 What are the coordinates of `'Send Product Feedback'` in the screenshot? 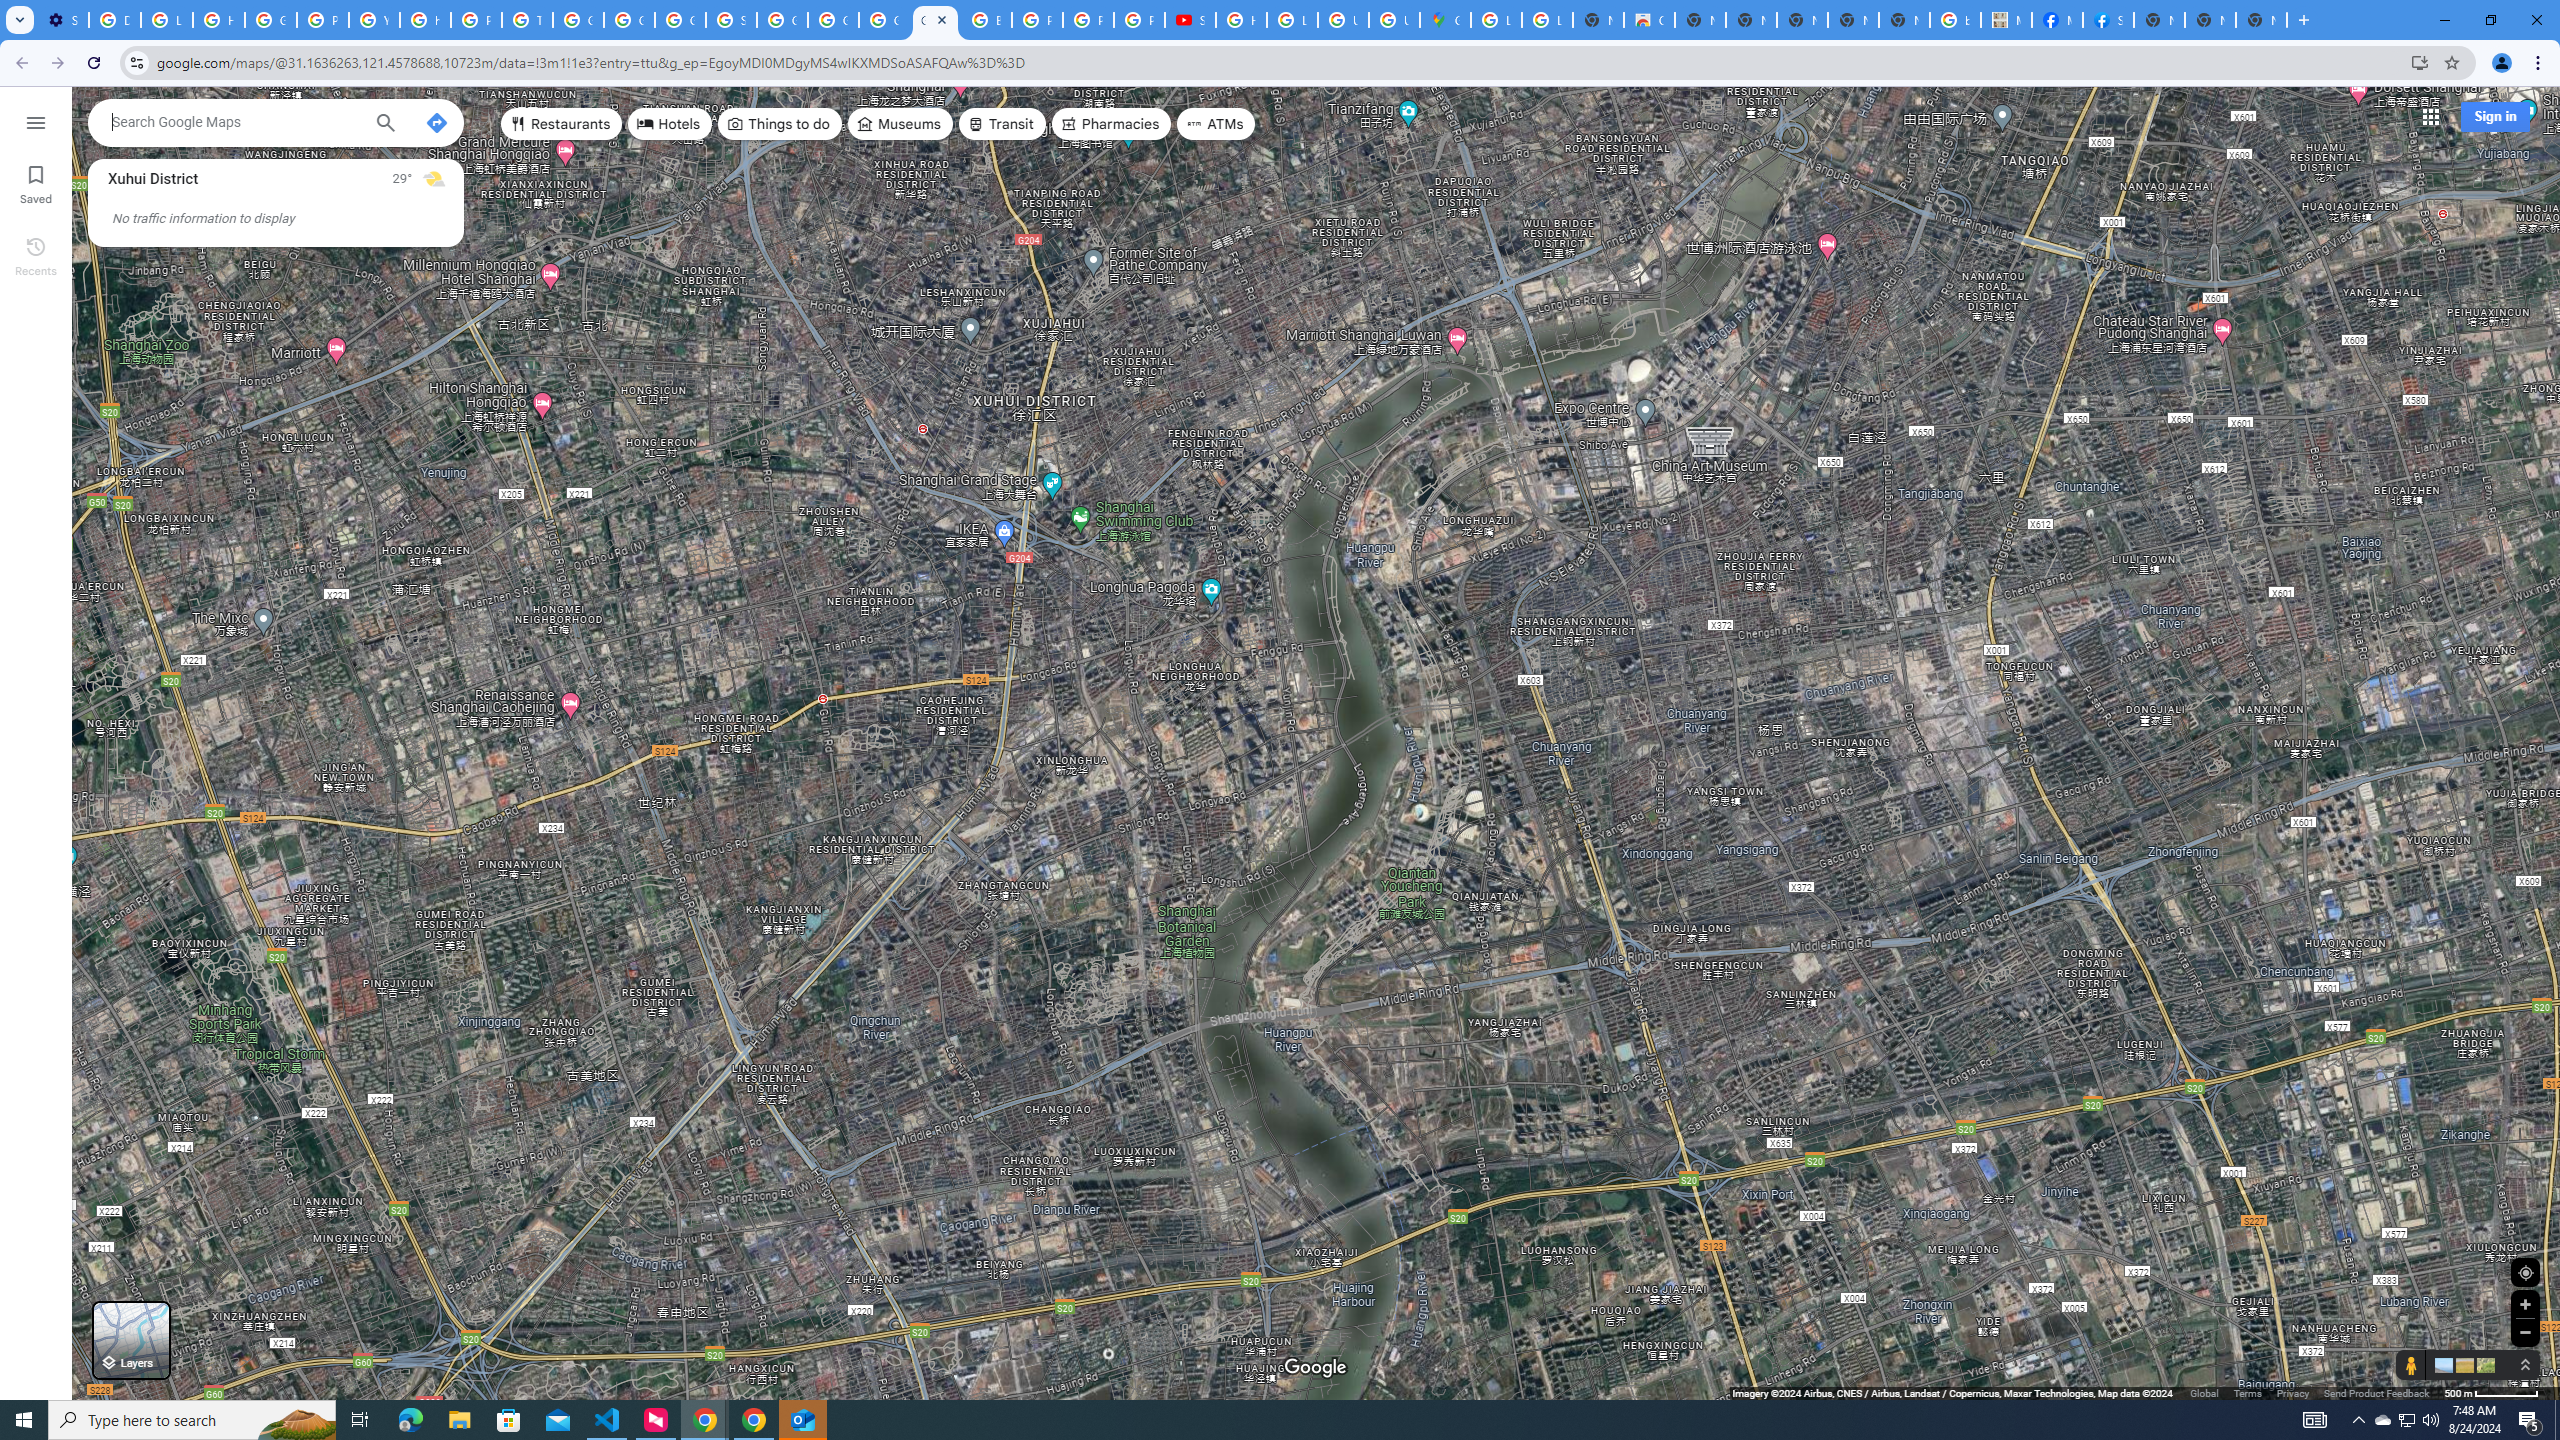 It's located at (2376, 1393).